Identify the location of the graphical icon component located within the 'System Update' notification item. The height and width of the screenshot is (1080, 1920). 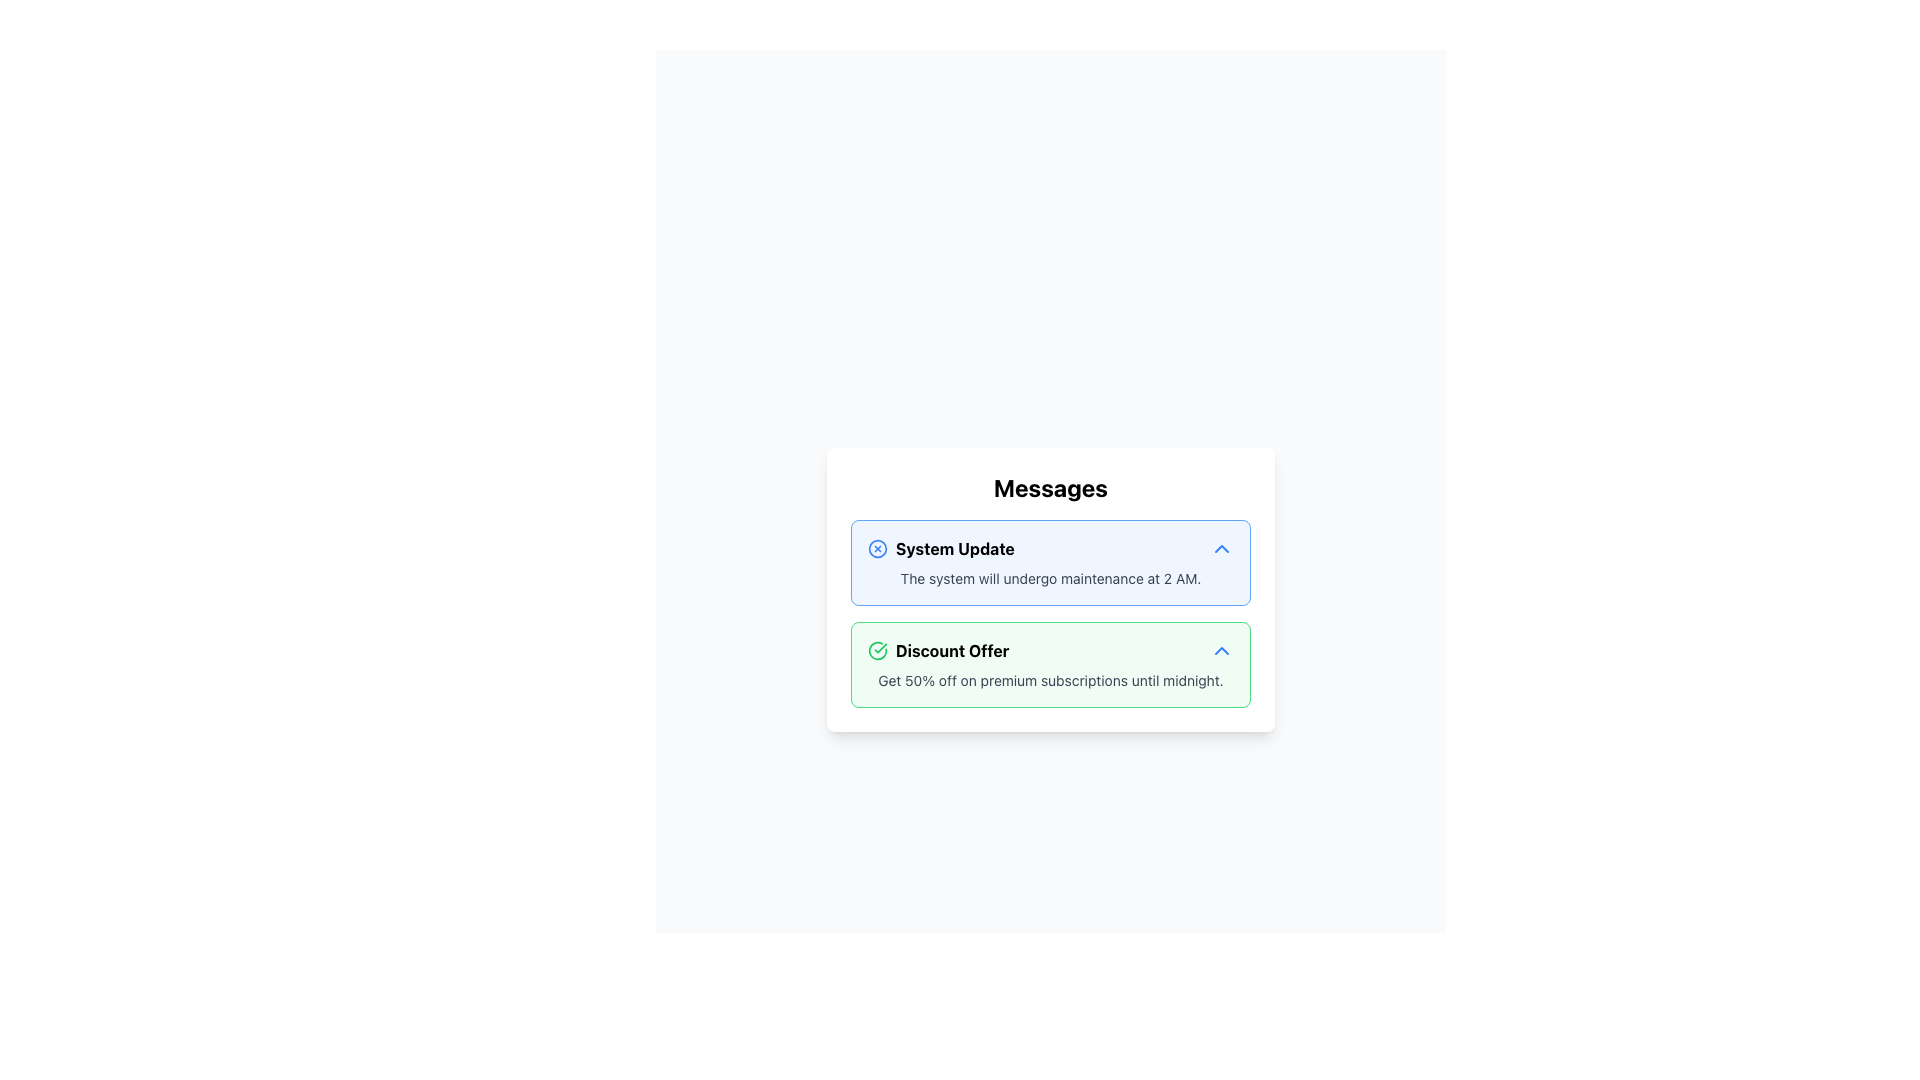
(878, 548).